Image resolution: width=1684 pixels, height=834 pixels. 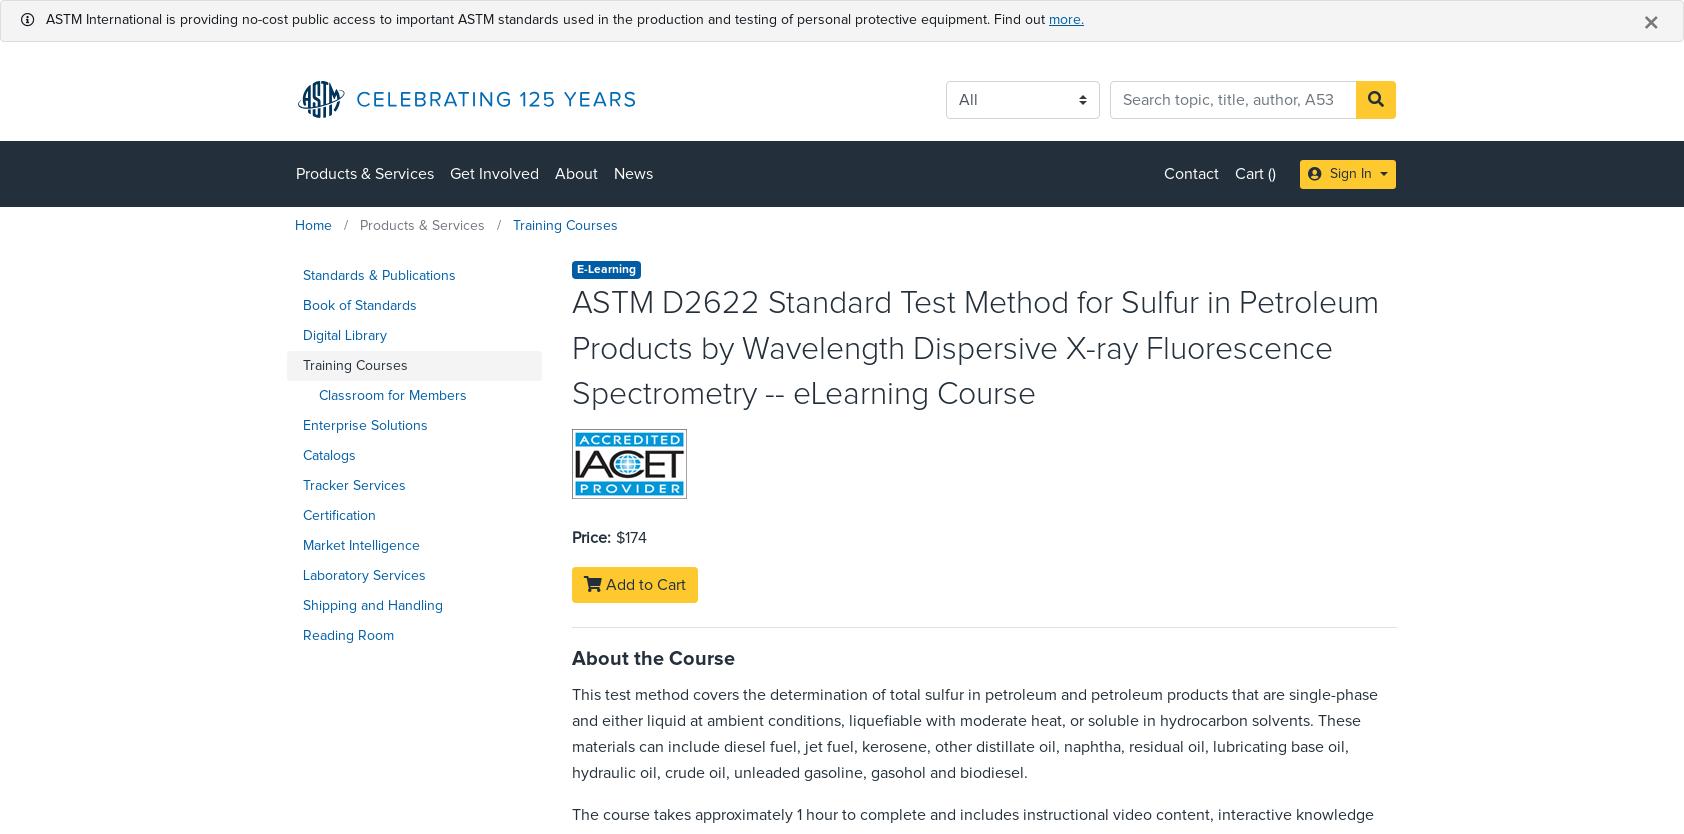 What do you see at coordinates (354, 485) in the screenshot?
I see `'Tracker Services'` at bounding box center [354, 485].